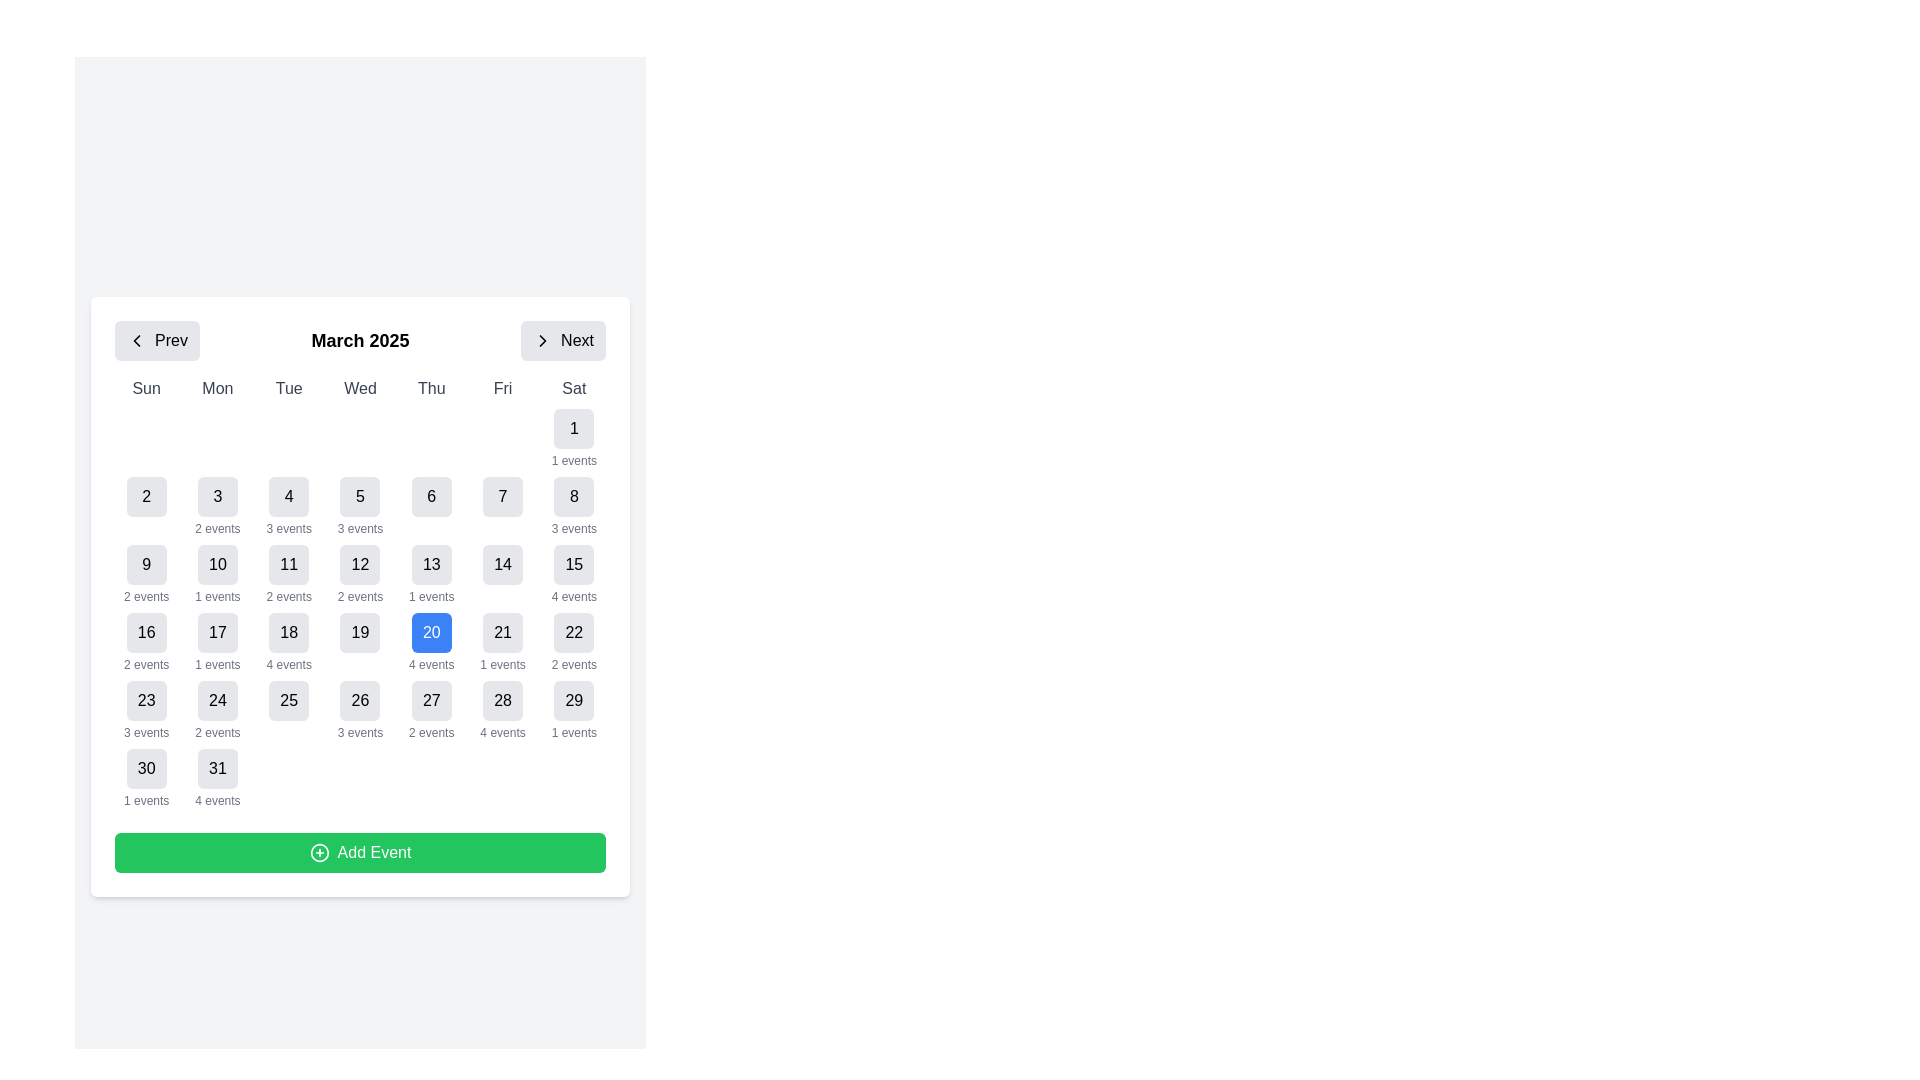 Image resolution: width=1920 pixels, height=1080 pixels. Describe the element at coordinates (503, 505) in the screenshot. I see `the button displaying the digit '7' in the calendar grid` at that location.